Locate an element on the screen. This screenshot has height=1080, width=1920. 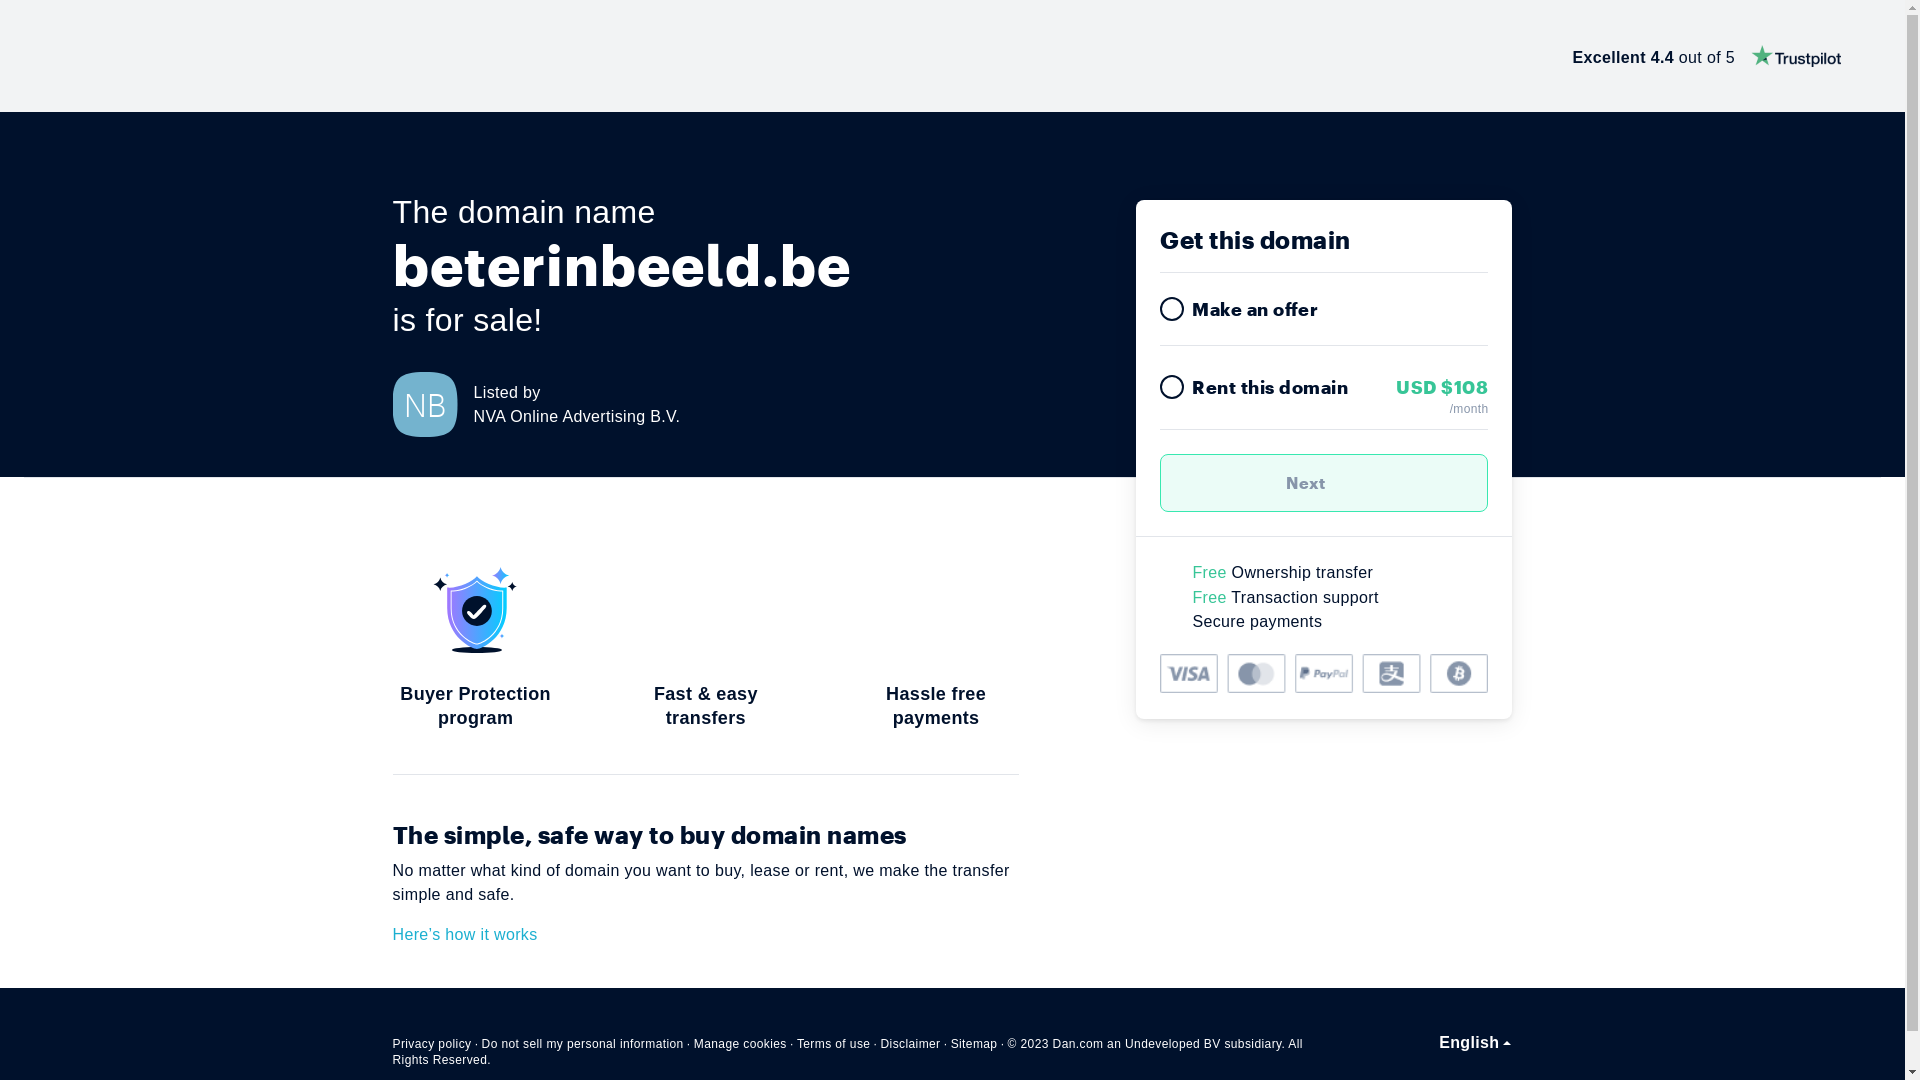
'Next is located at coordinates (1324, 482).